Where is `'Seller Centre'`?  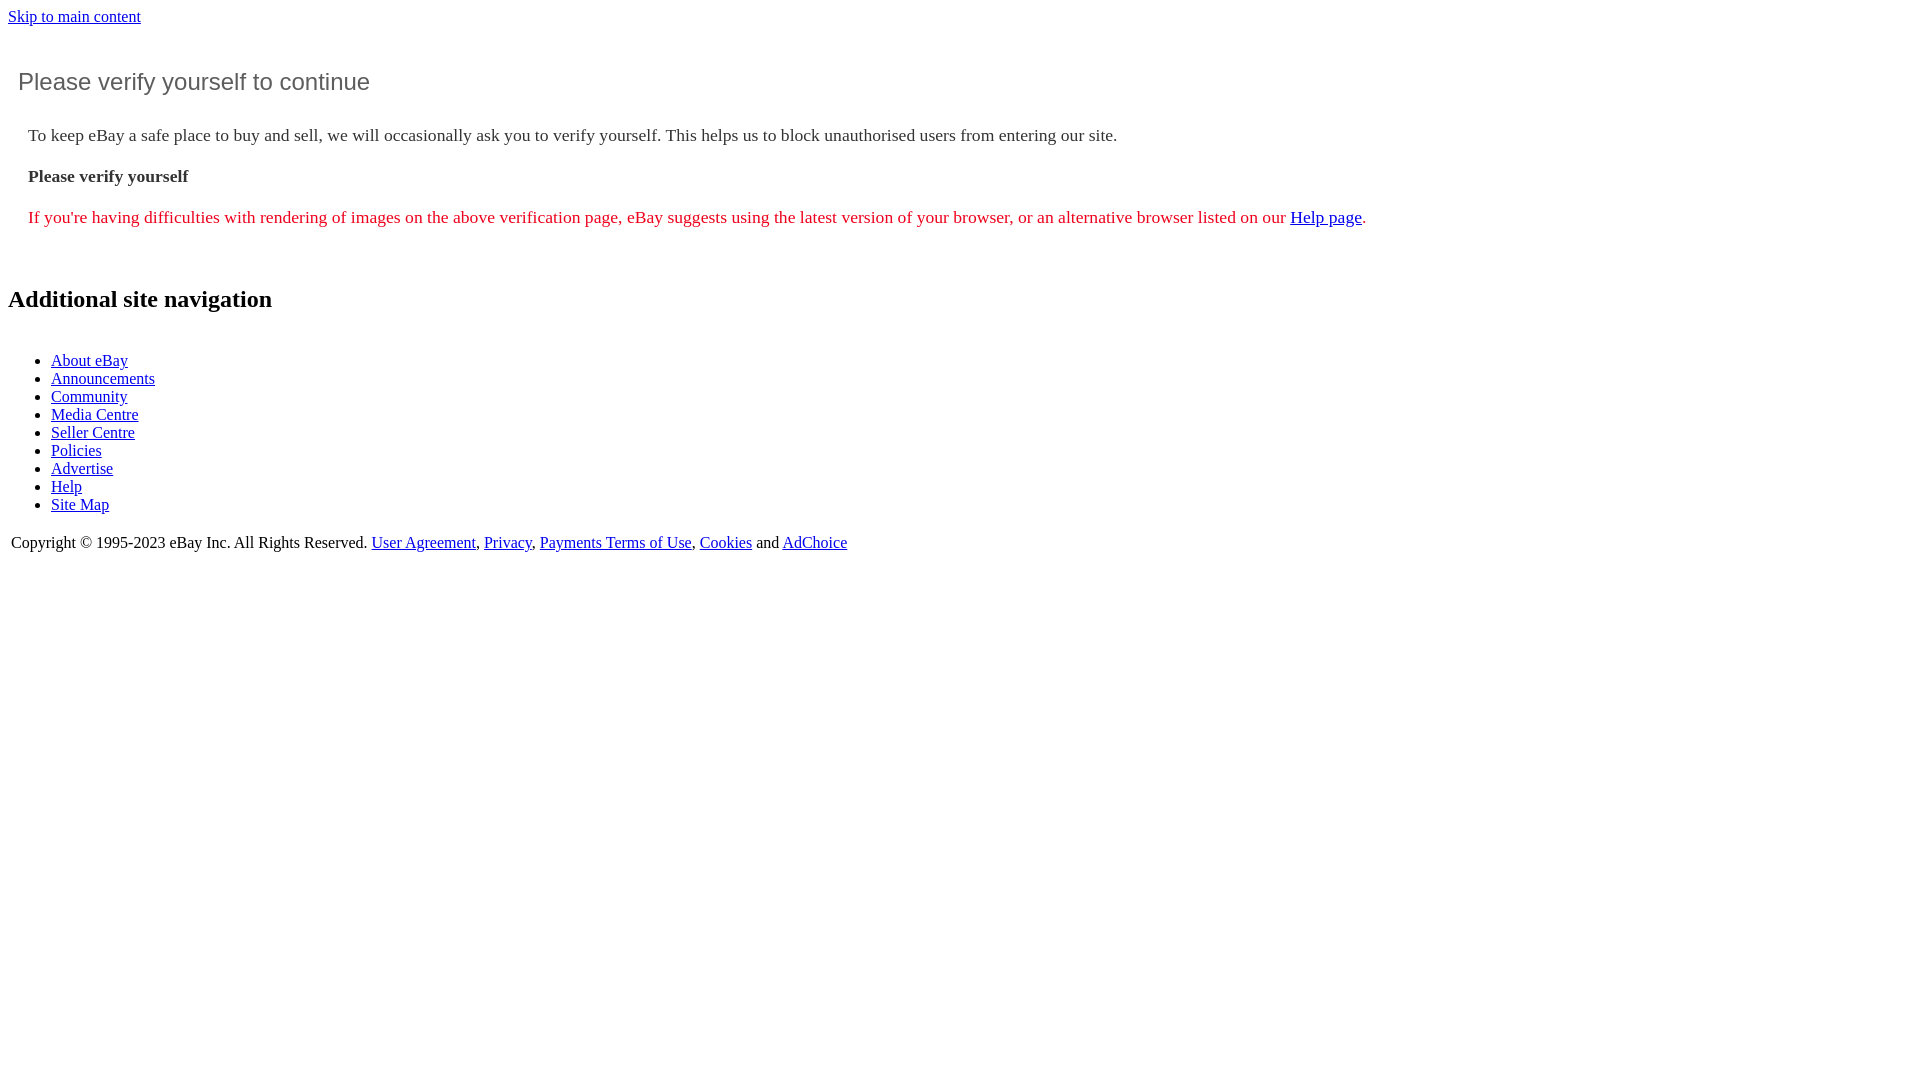
'Seller Centre' is located at coordinates (91, 431).